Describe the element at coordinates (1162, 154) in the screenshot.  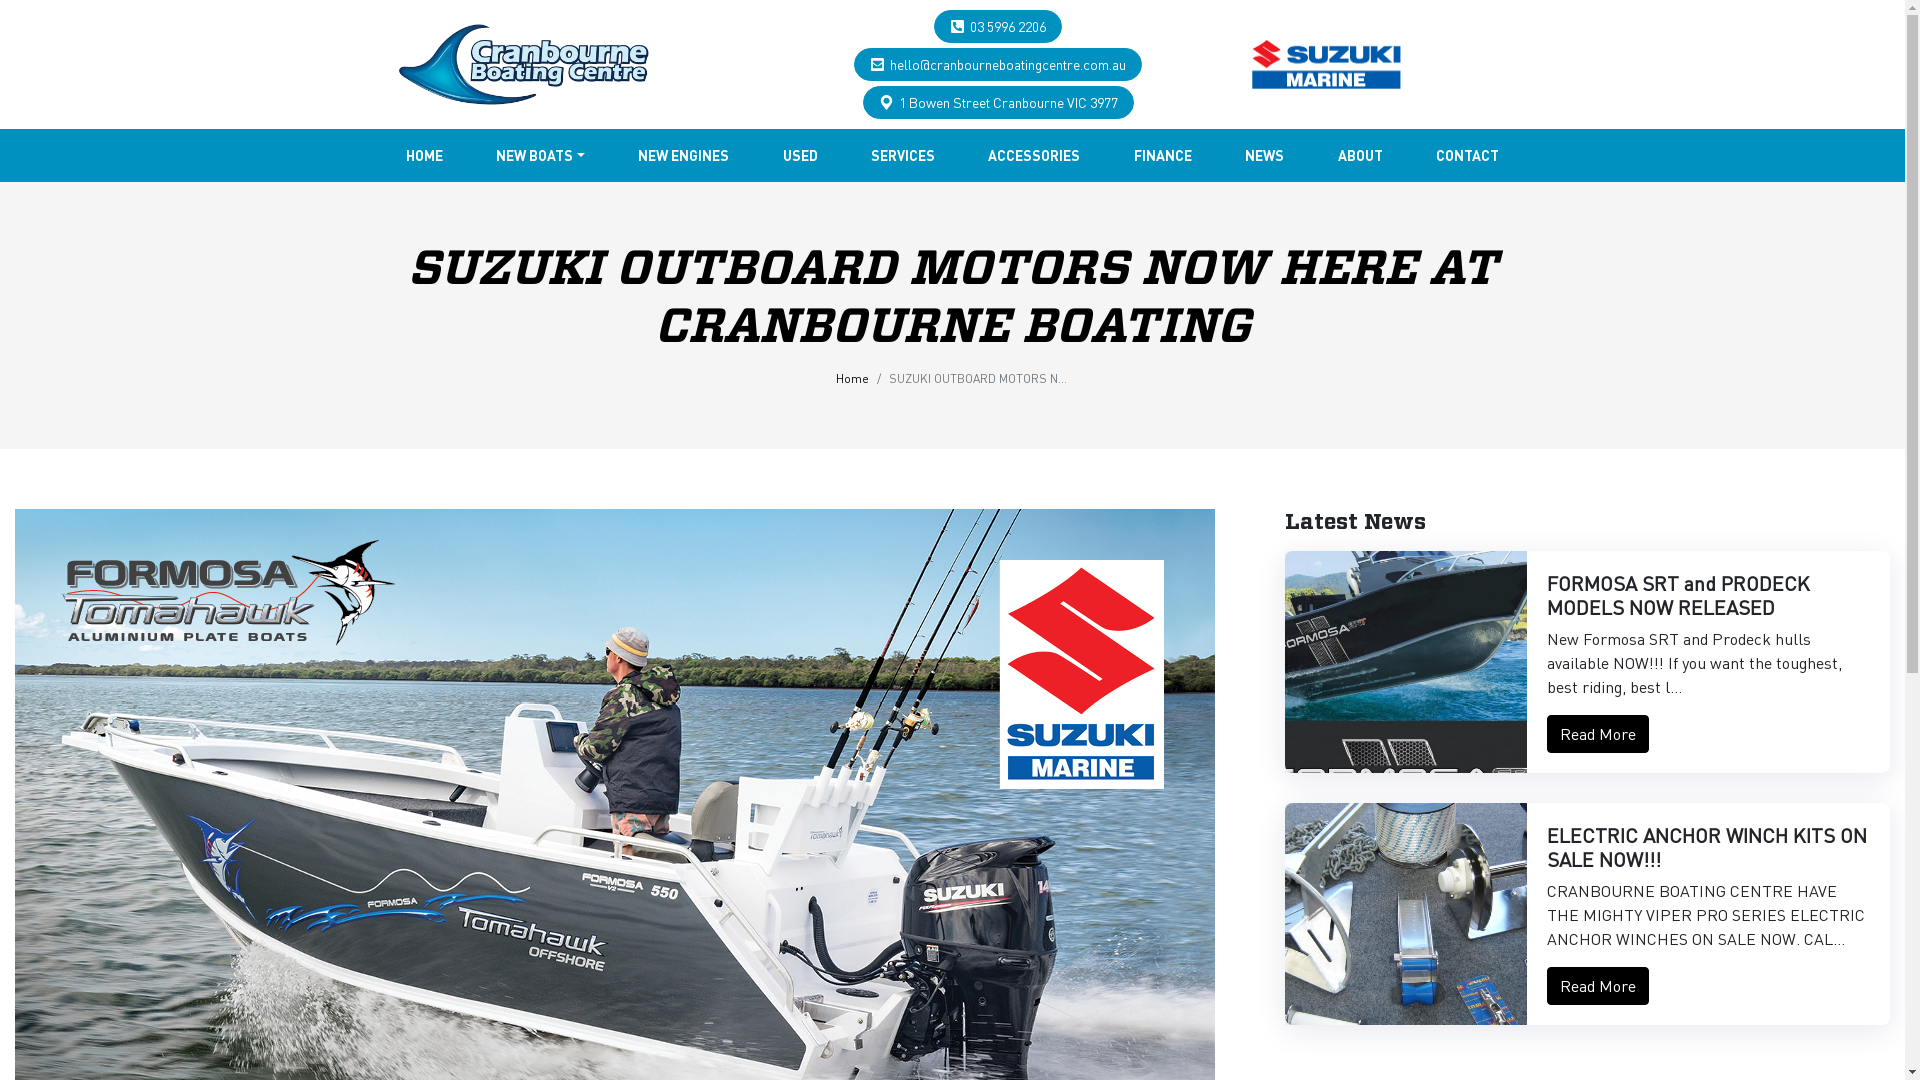
I see `'FINANCE'` at that location.